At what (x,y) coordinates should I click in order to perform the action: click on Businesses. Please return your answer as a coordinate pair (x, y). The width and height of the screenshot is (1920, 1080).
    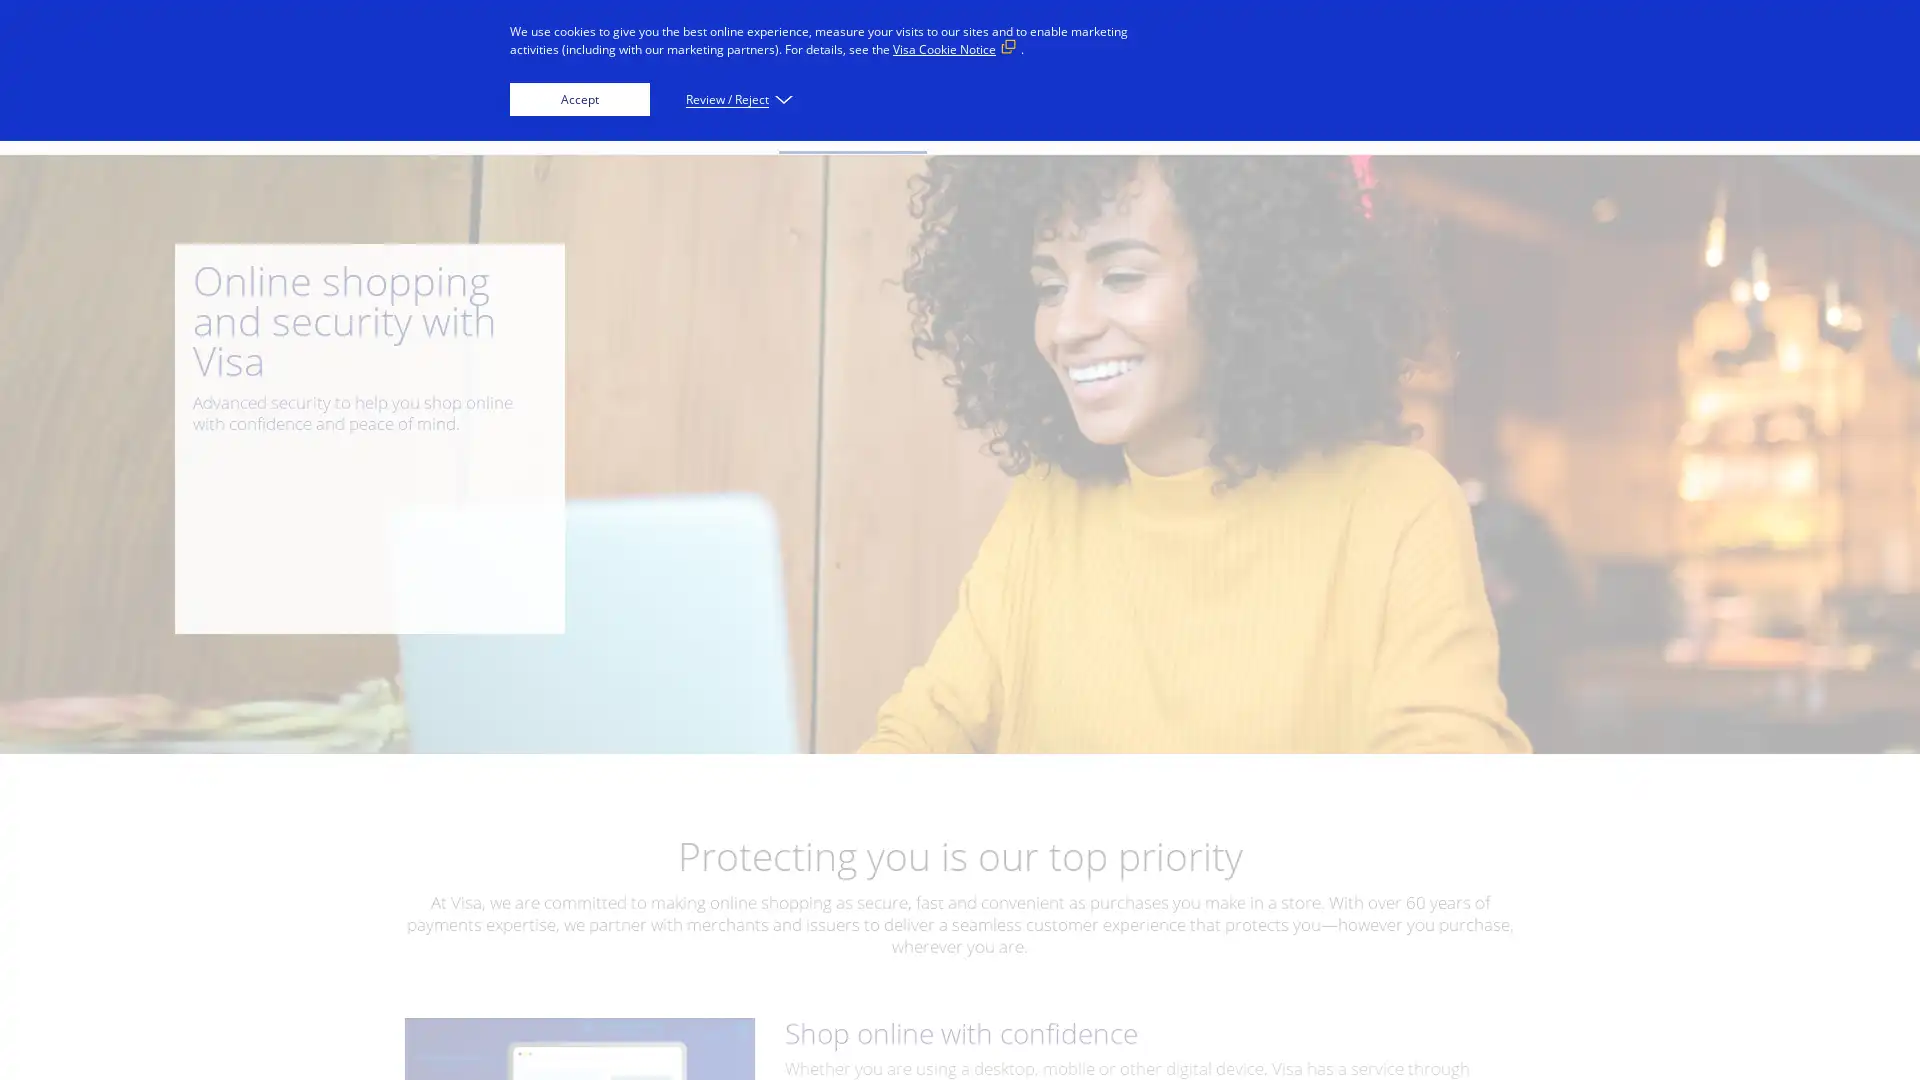
    Looking at the image, I should click on (941, 53).